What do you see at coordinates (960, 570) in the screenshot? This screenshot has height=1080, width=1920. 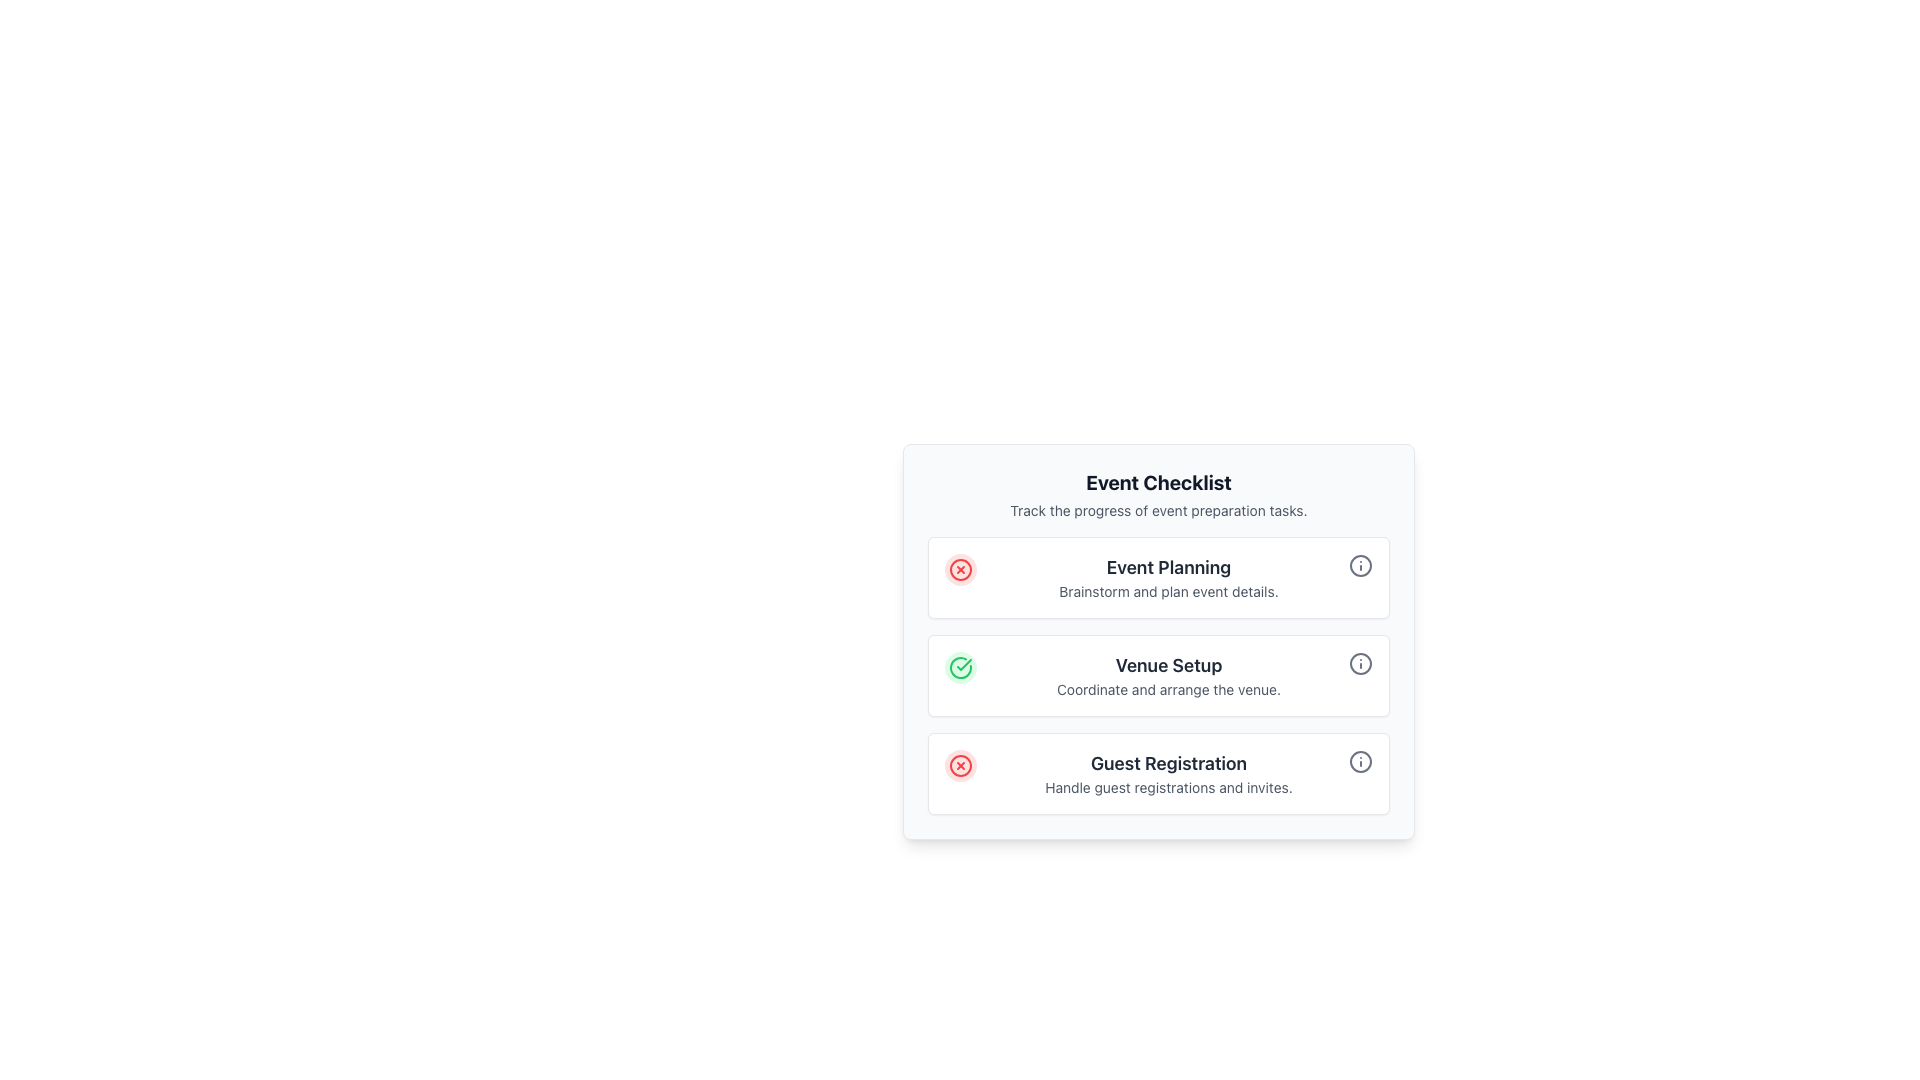 I see `the Cancel/Close indicator icon located to the left of 'Event Planning' in the checklist` at bounding box center [960, 570].